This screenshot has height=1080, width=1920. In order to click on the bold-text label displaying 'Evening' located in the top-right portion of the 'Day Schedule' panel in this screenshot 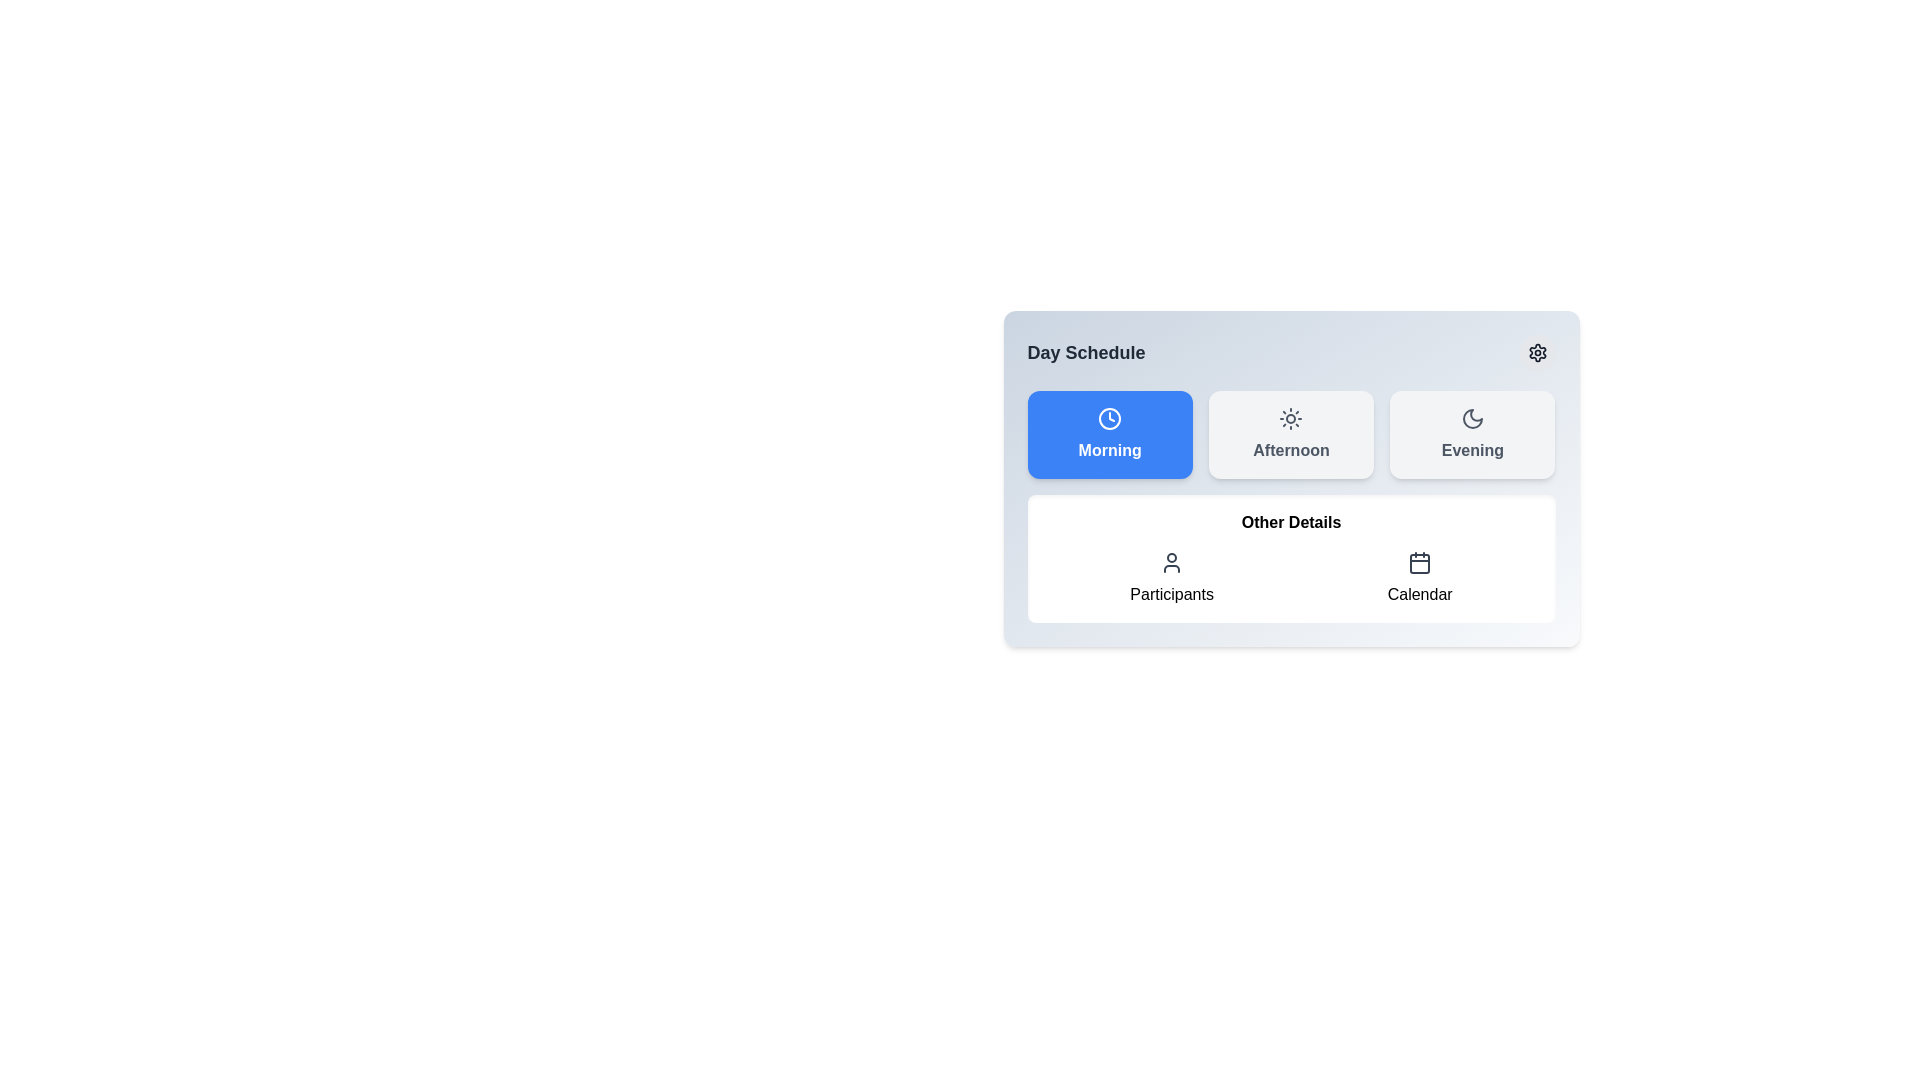, I will do `click(1472, 451)`.